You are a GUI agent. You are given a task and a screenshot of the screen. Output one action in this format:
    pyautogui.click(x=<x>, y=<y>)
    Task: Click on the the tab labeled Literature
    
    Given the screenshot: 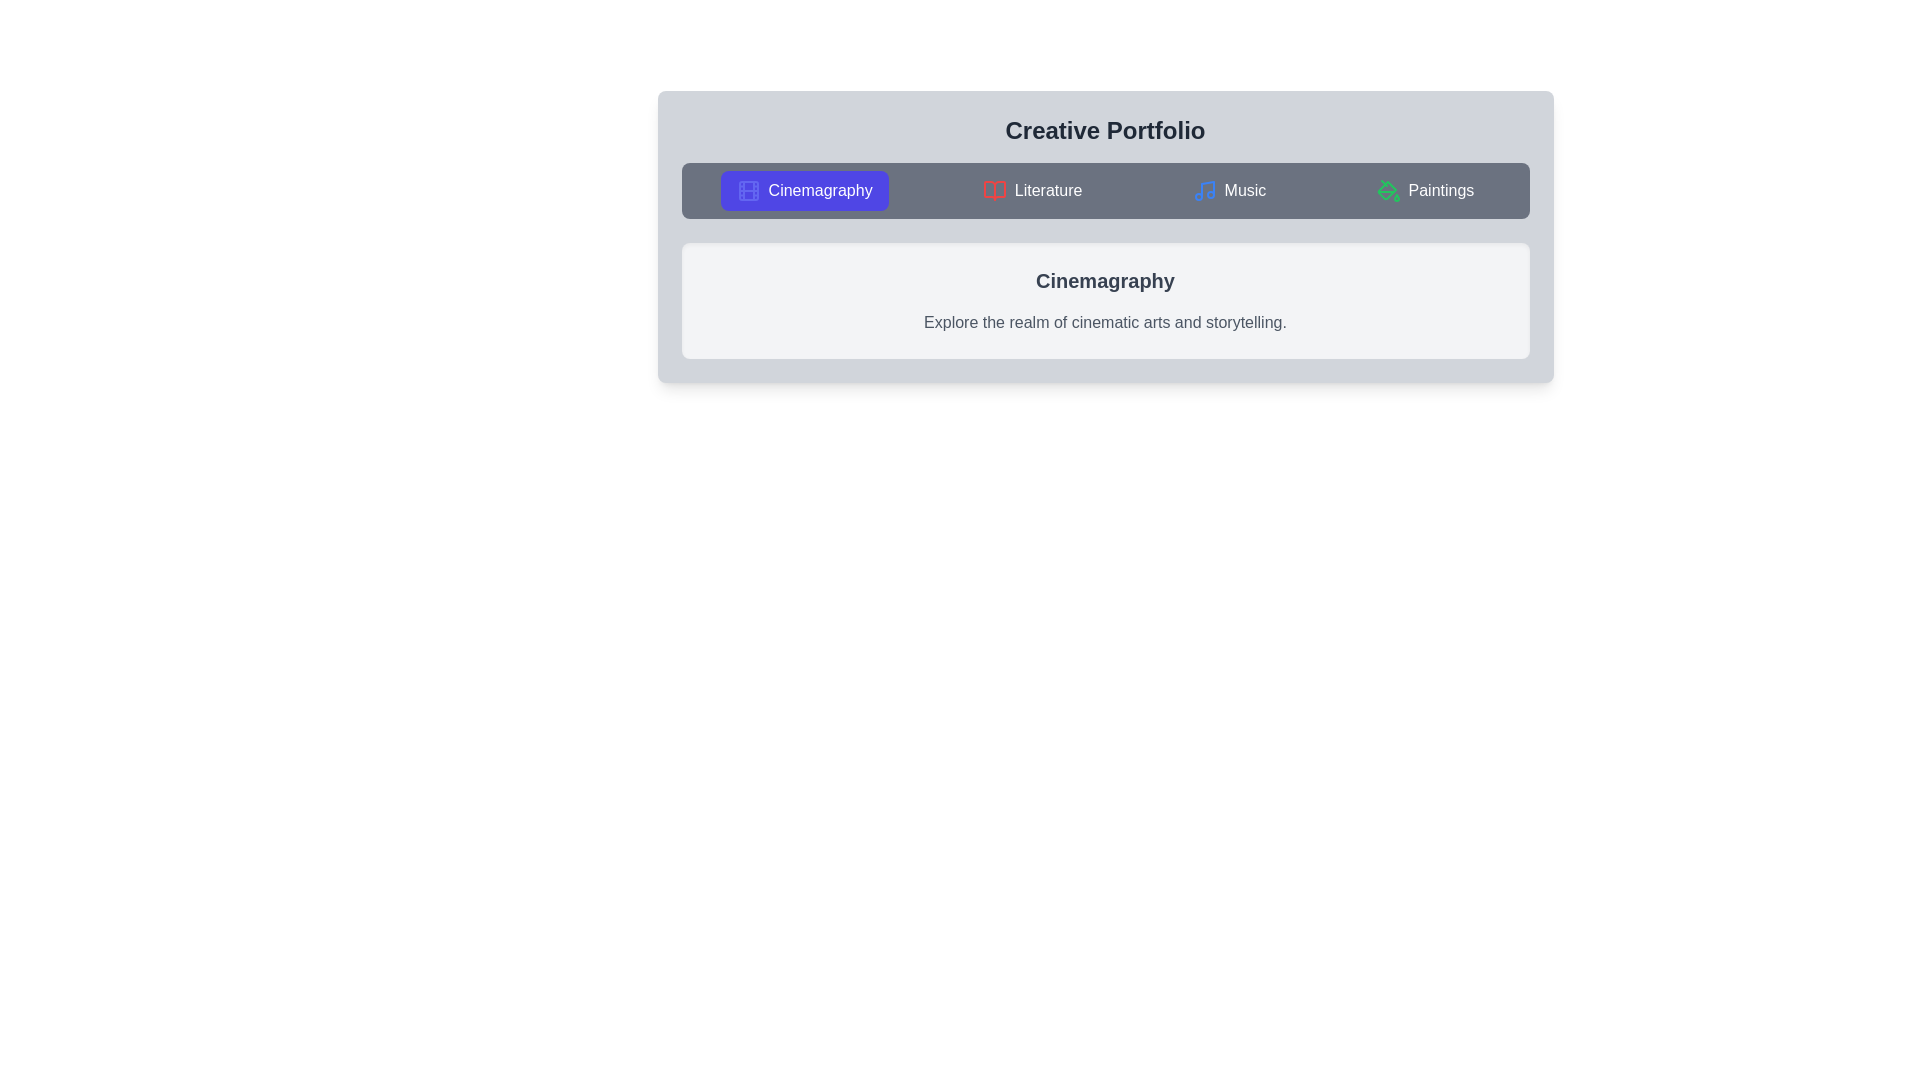 What is the action you would take?
    pyautogui.click(x=1032, y=191)
    